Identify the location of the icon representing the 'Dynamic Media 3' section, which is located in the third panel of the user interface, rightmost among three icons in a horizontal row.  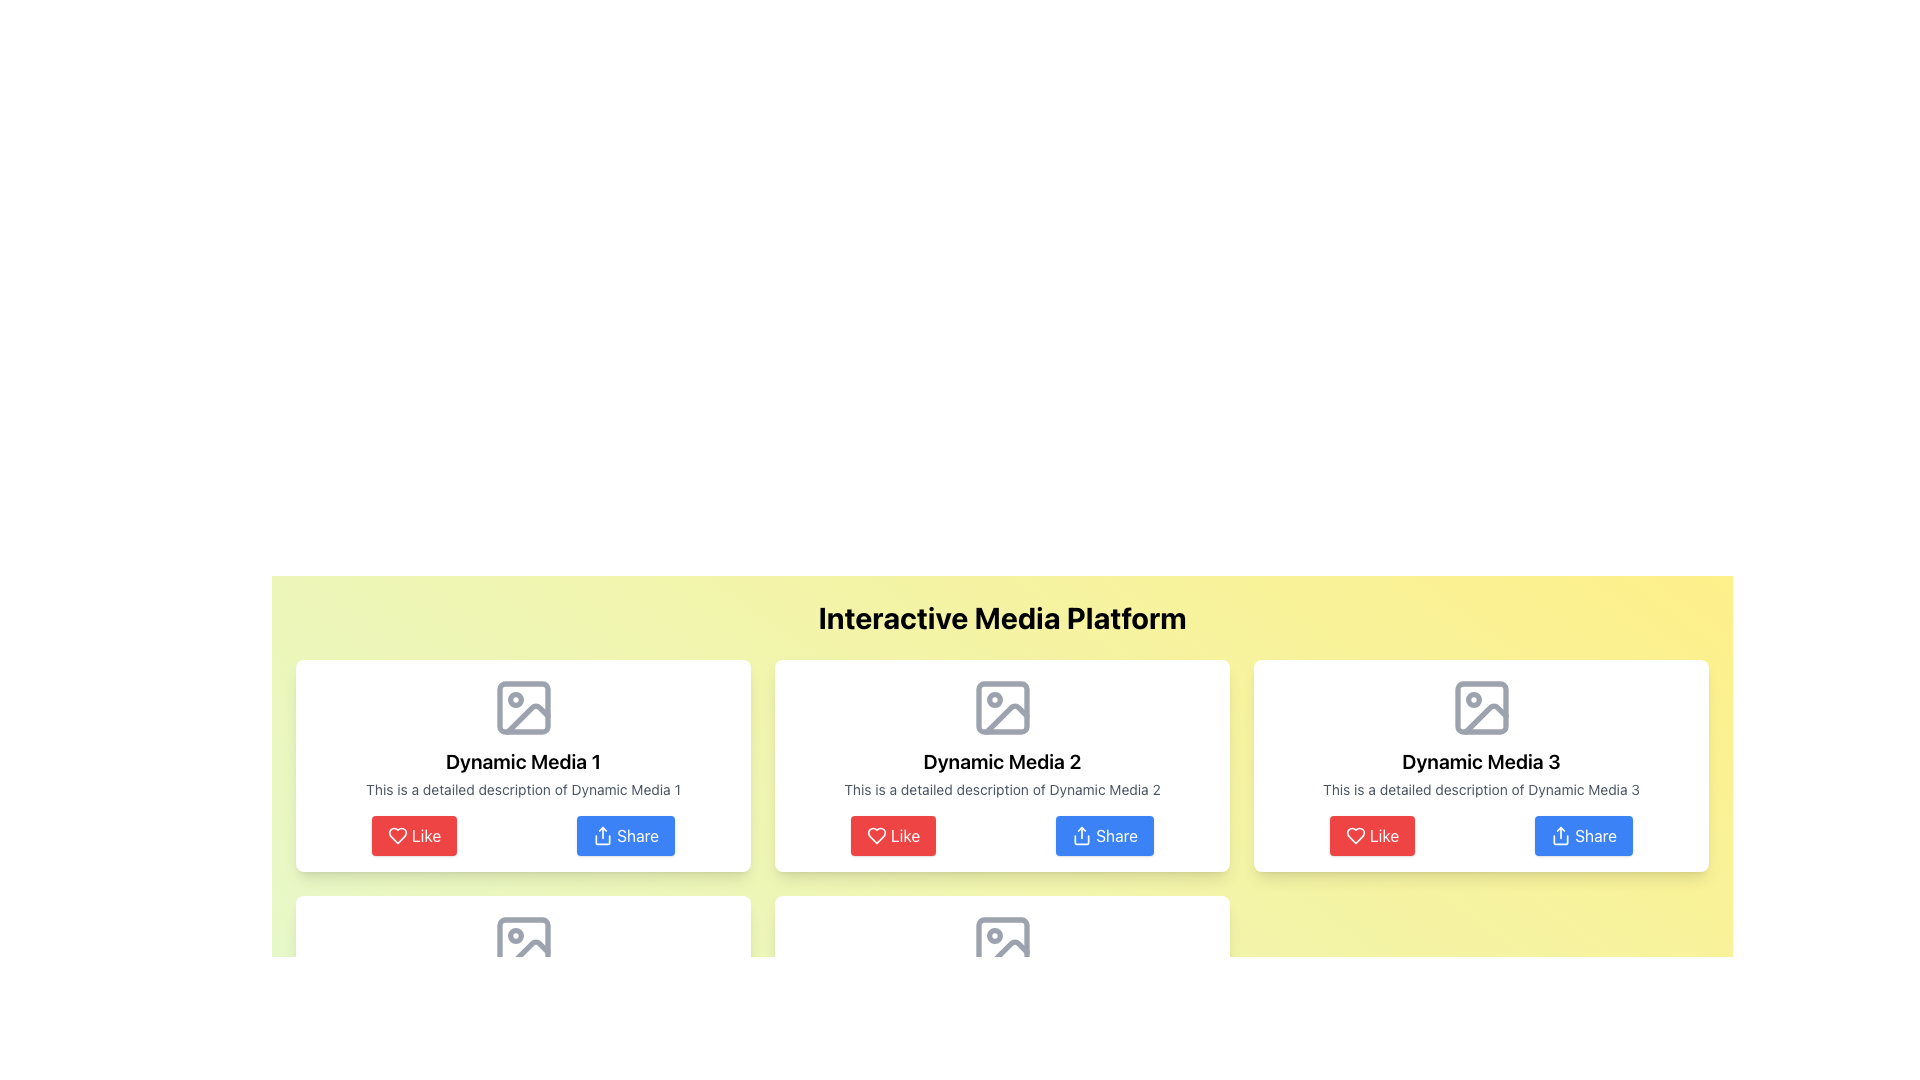
(1481, 707).